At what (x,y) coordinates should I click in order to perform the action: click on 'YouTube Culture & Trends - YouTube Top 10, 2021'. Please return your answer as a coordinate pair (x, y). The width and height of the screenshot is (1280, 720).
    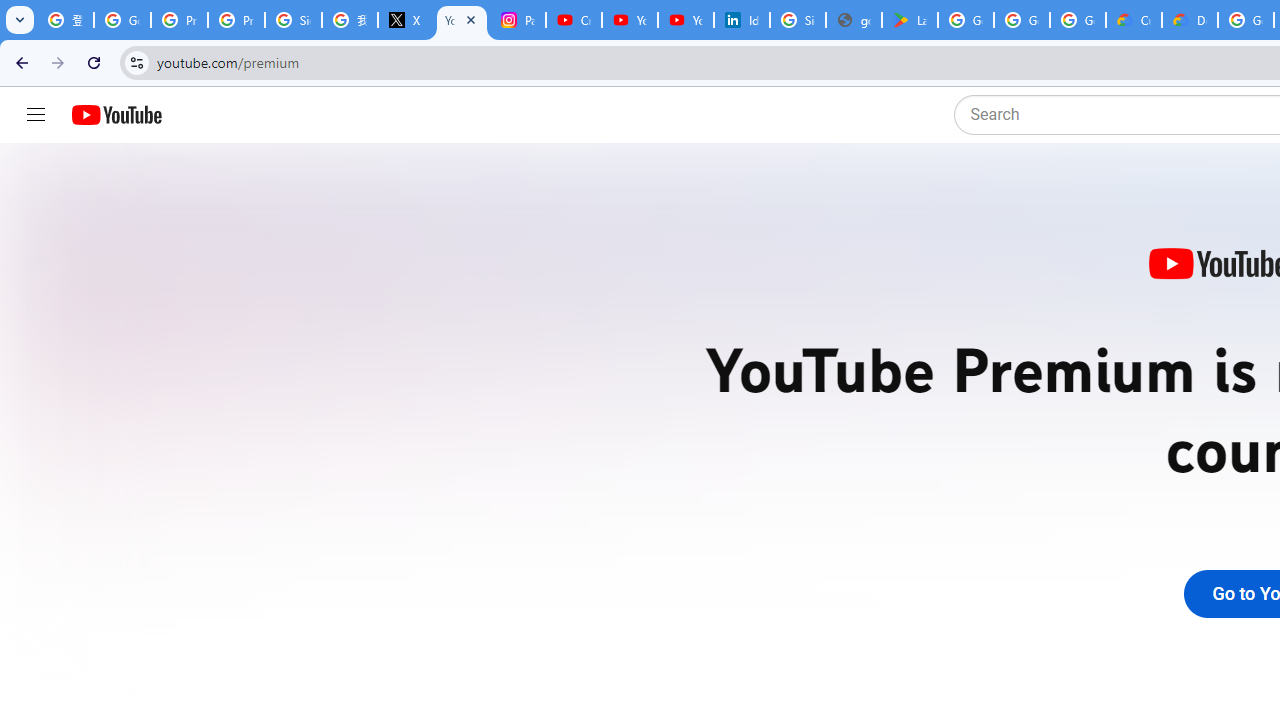
    Looking at the image, I should click on (686, 20).